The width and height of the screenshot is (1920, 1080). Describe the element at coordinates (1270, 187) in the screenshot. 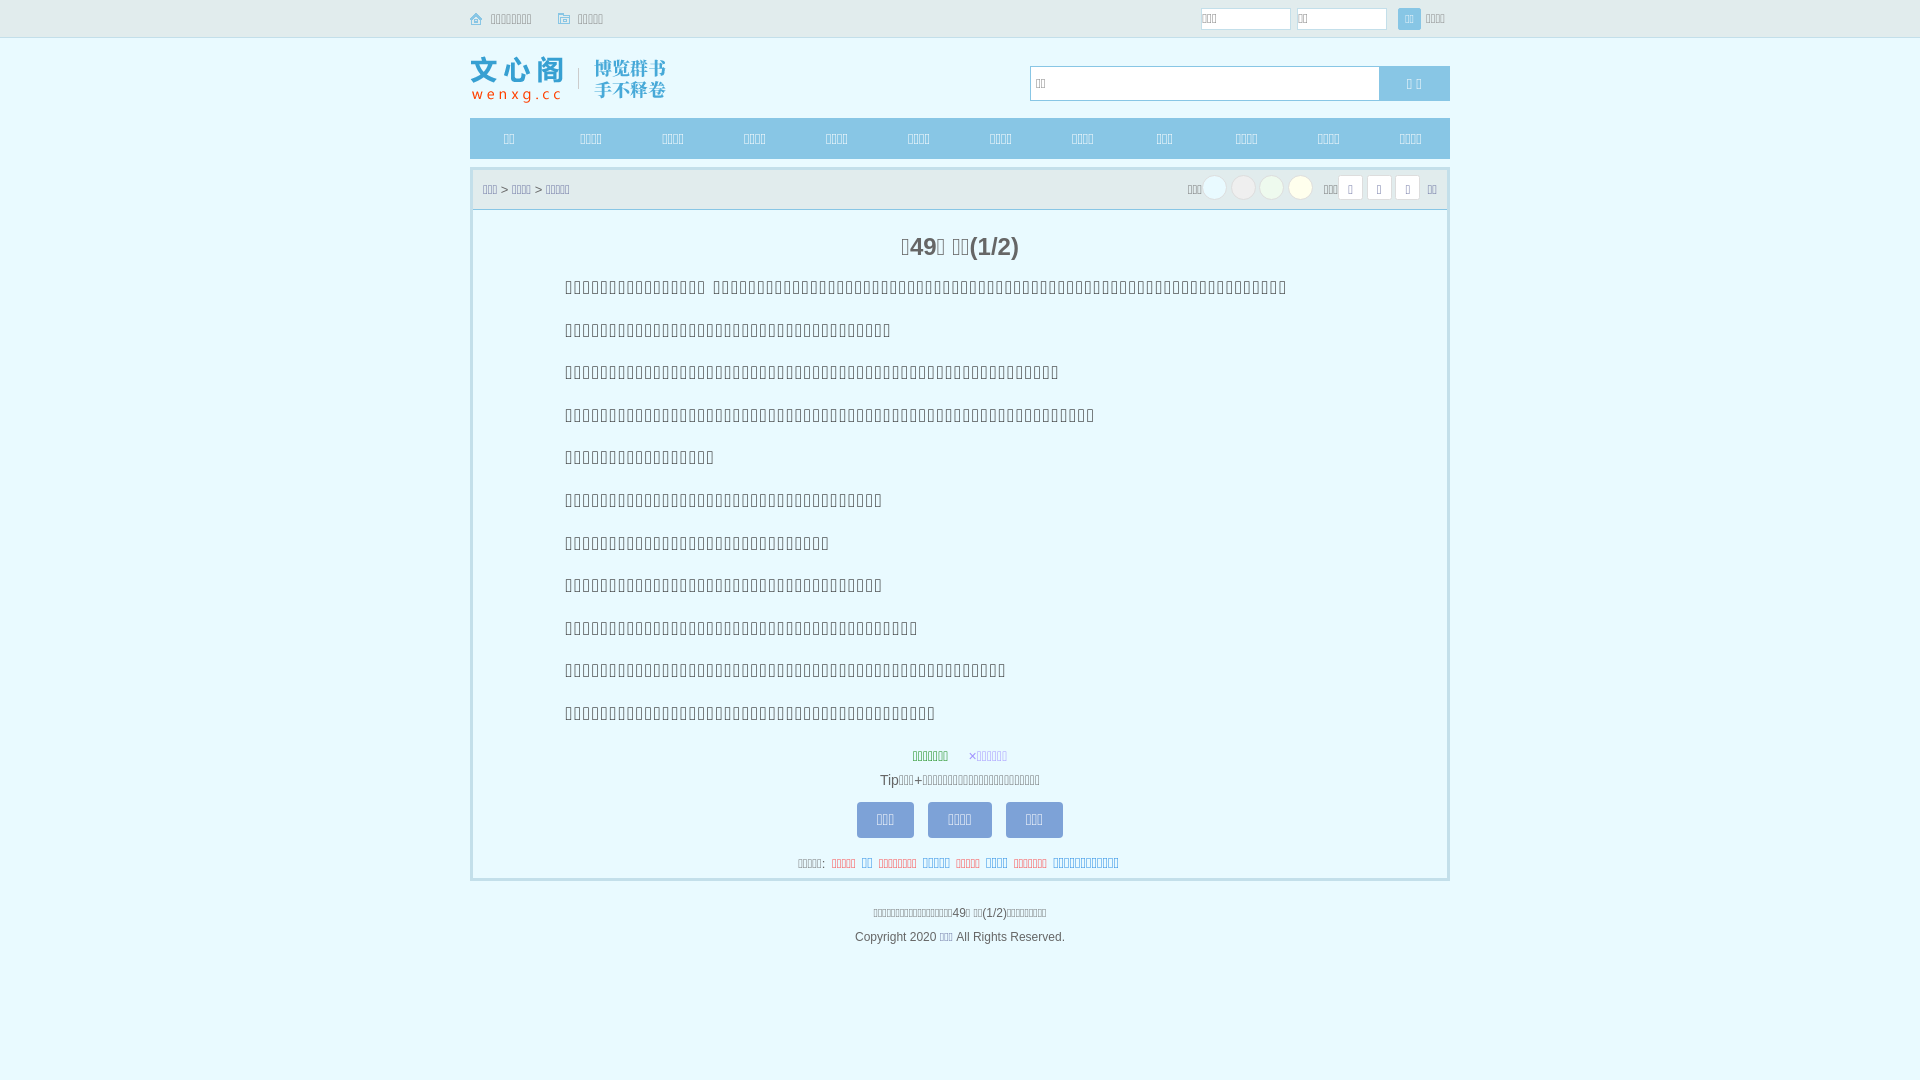

I see `'  '` at that location.